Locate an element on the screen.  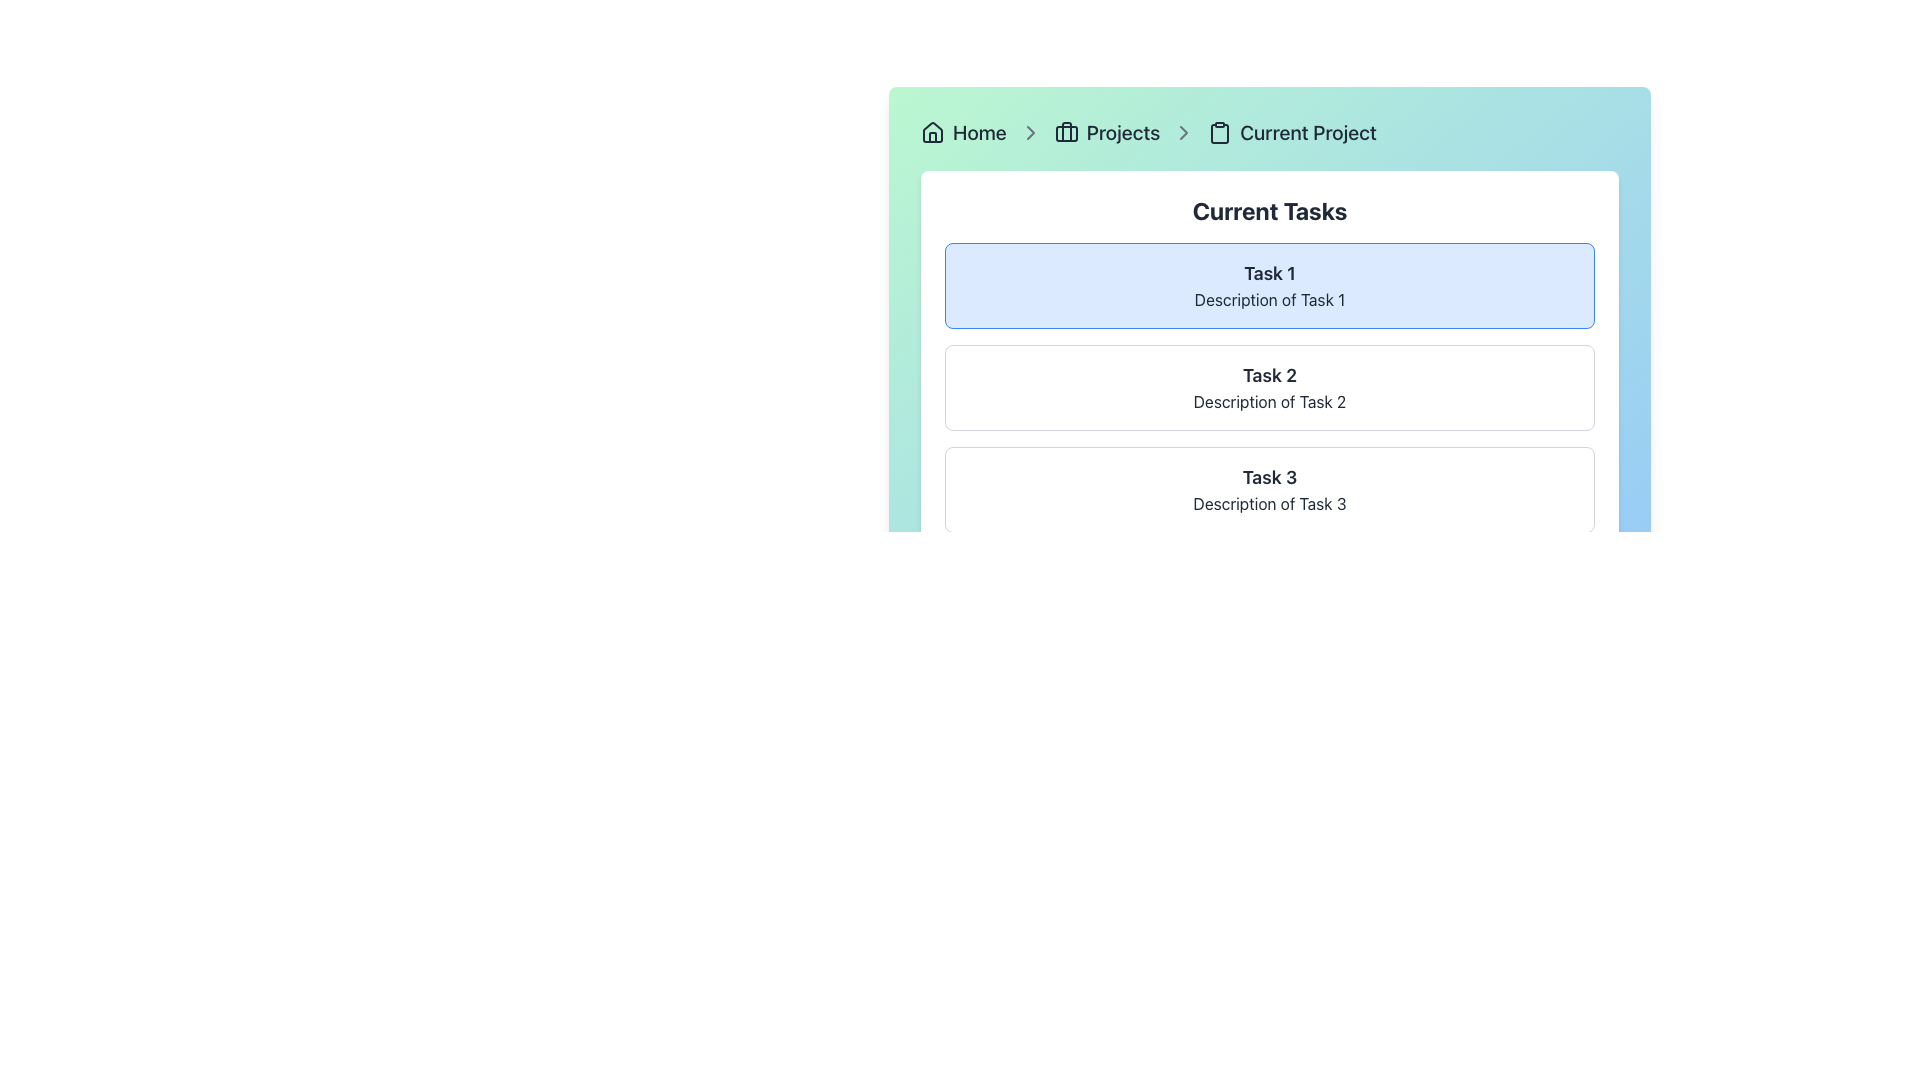
the vector graphic arrow icon that serves as a separator in the breadcrumb navigation between 'Projects' and 'Current Project' is located at coordinates (1184, 132).